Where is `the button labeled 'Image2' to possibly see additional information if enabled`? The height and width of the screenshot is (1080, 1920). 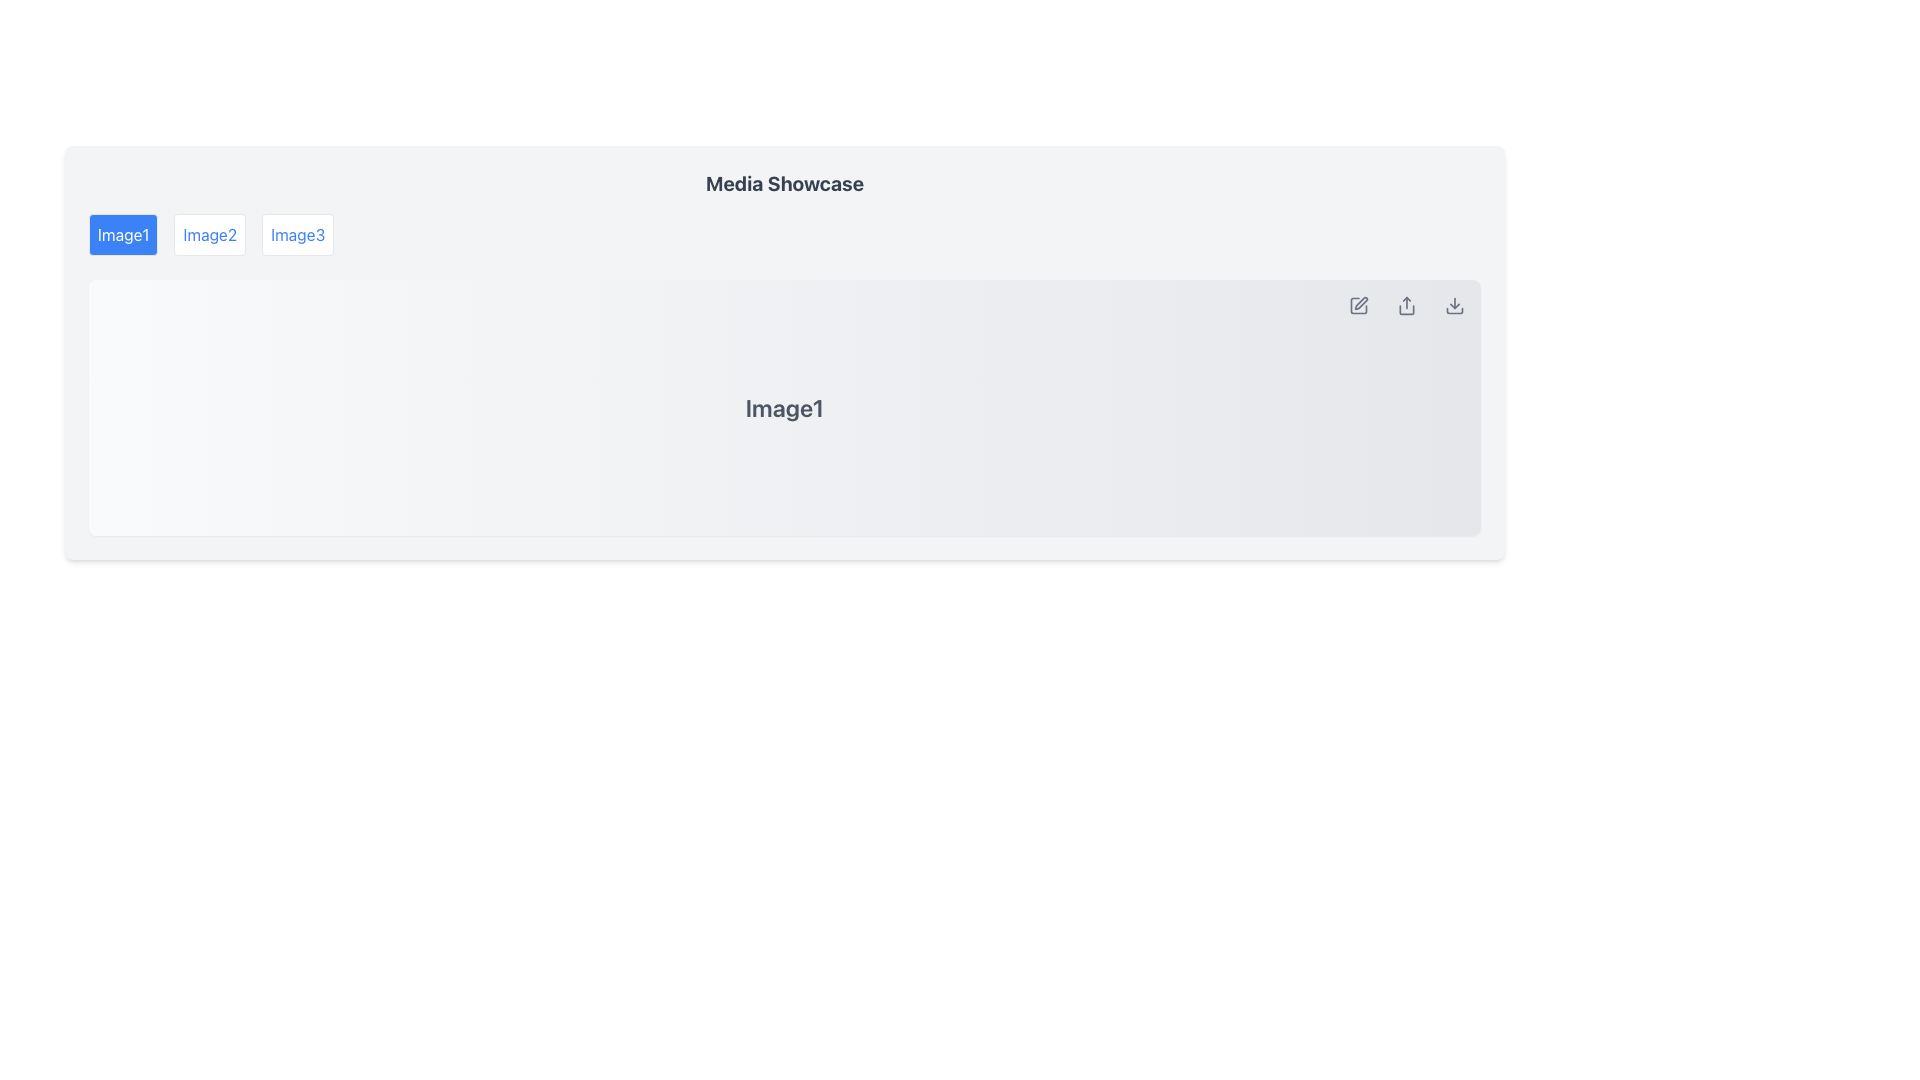
the button labeled 'Image2' to possibly see additional information if enabled is located at coordinates (210, 234).